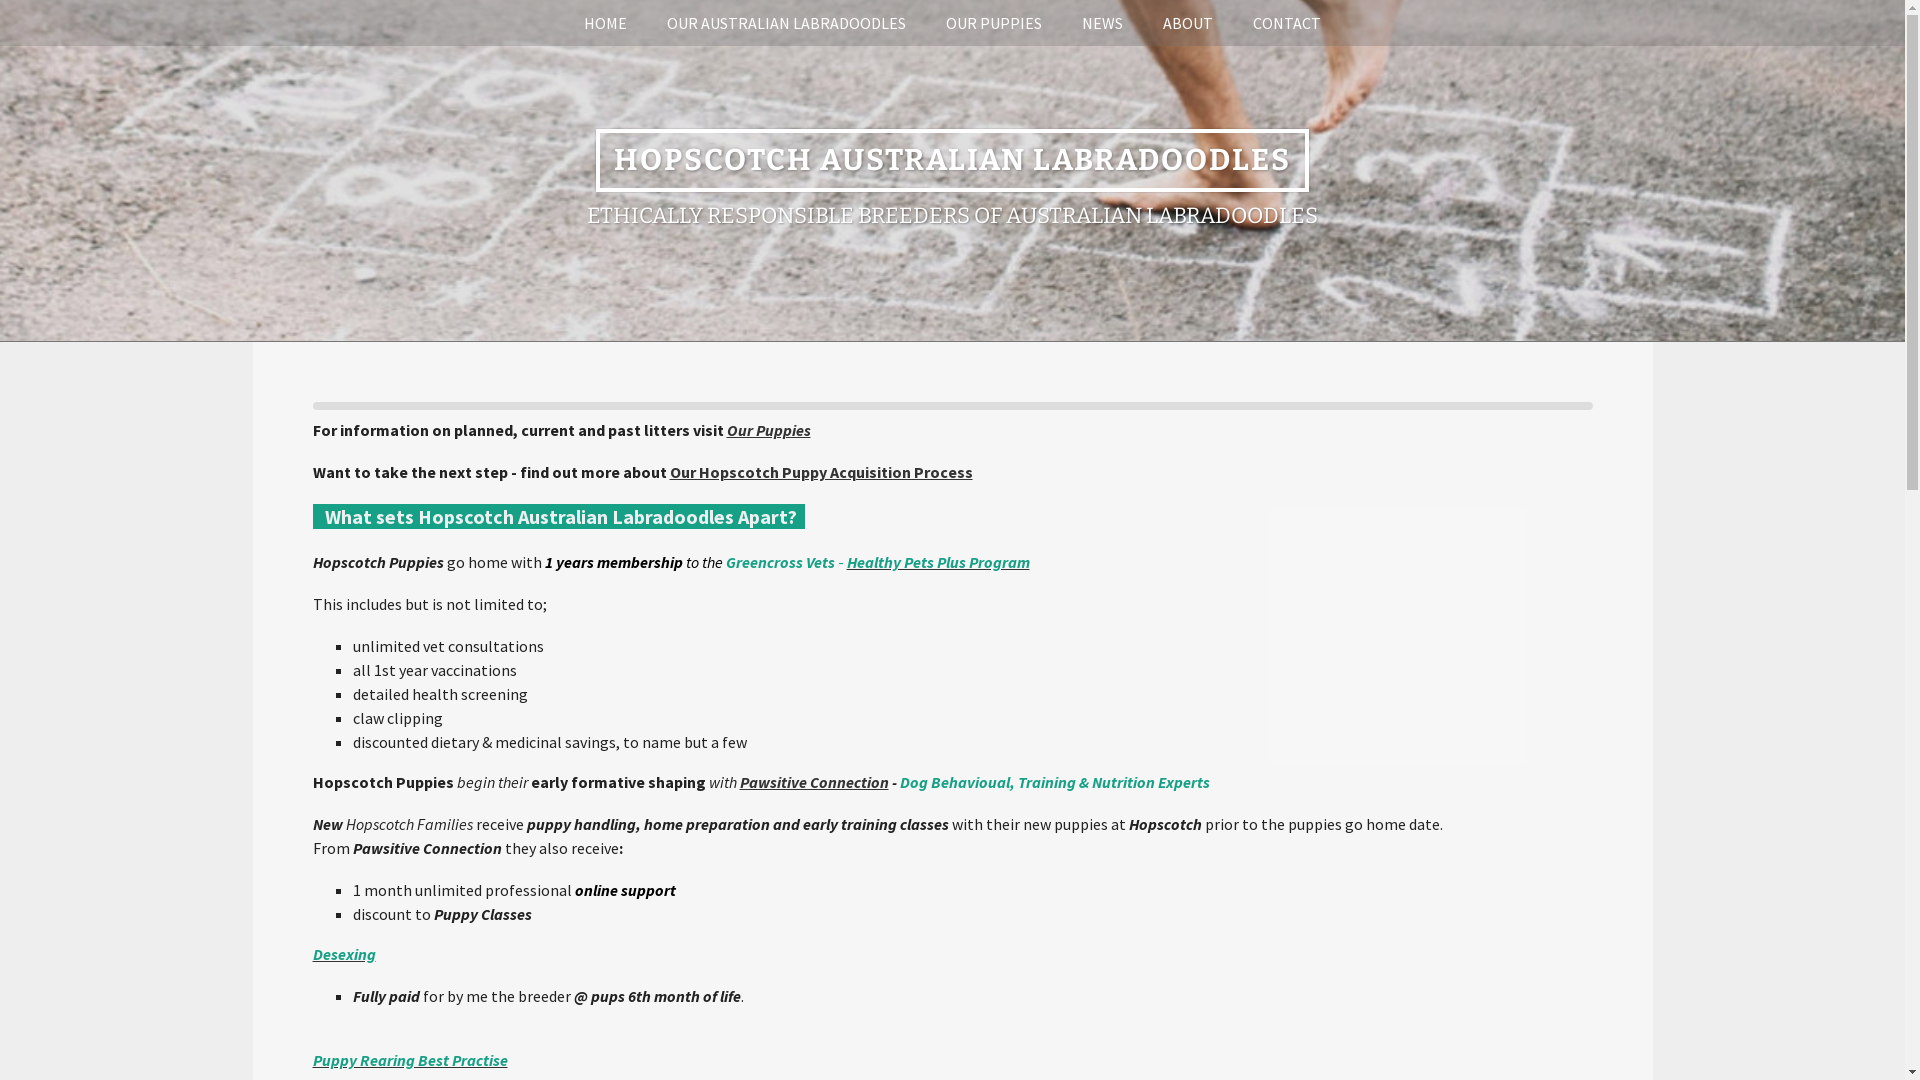 The height and width of the screenshot is (1080, 1920). What do you see at coordinates (814, 781) in the screenshot?
I see `'Pawsitive Connection'` at bounding box center [814, 781].